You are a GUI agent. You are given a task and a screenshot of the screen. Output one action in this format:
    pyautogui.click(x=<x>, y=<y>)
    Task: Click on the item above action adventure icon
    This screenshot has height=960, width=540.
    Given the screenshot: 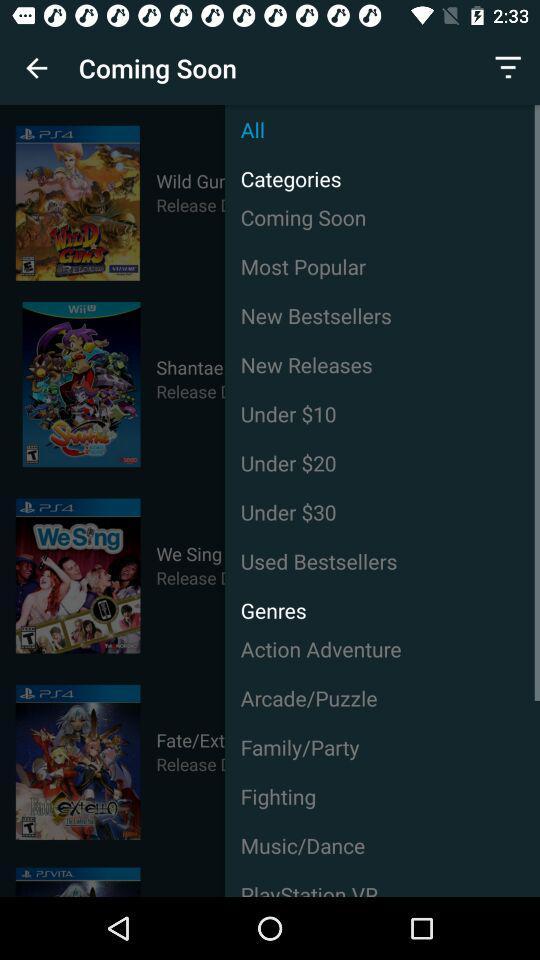 What is the action you would take?
    pyautogui.click(x=265, y=604)
    